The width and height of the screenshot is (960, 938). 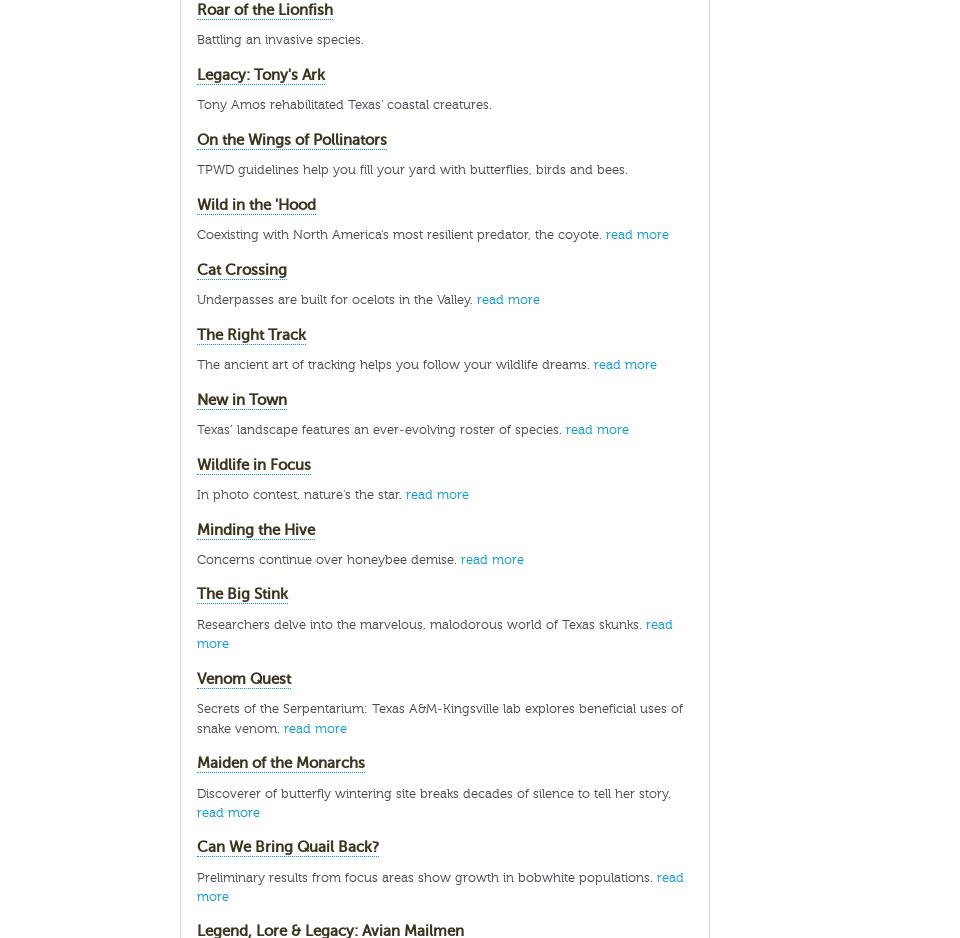 What do you see at coordinates (241, 593) in the screenshot?
I see `'The Big Stink'` at bounding box center [241, 593].